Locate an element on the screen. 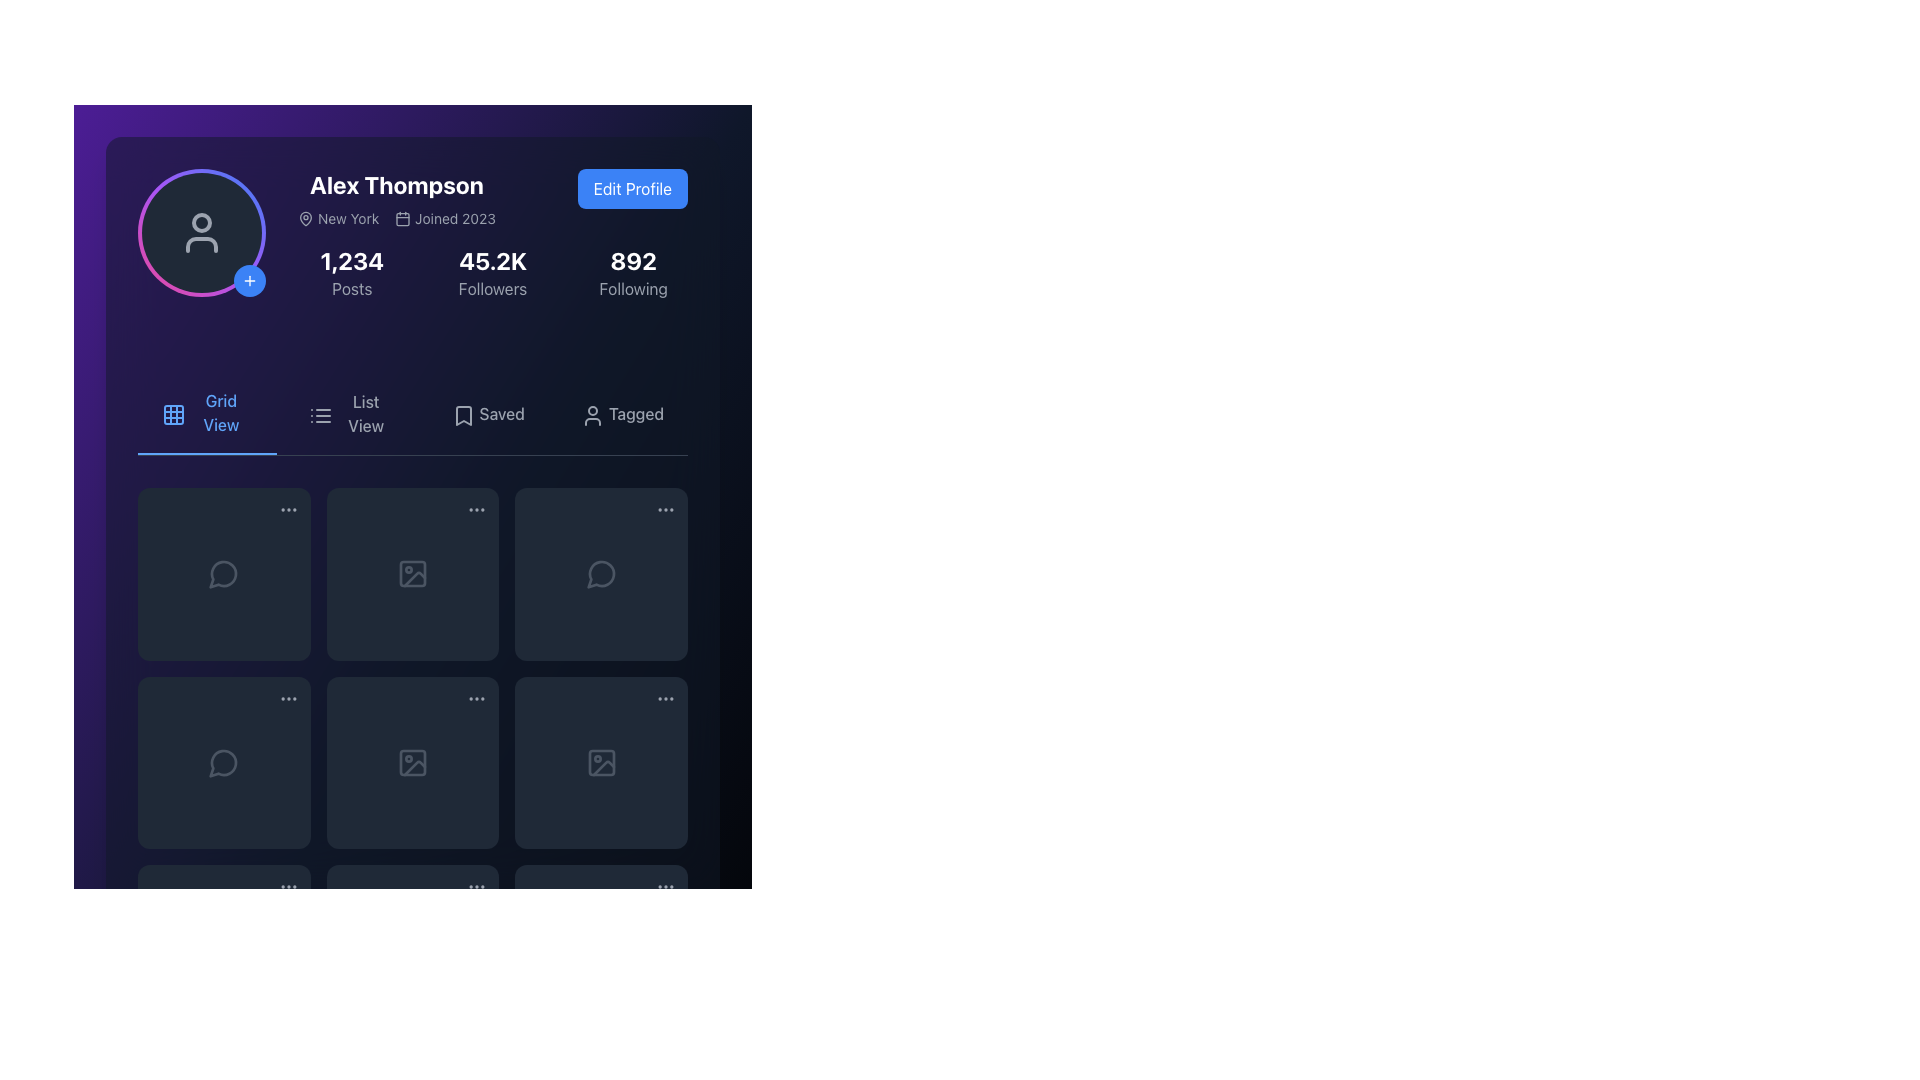 Image resolution: width=1920 pixels, height=1080 pixels. the Interactive Image Placeholder located is located at coordinates (600, 763).